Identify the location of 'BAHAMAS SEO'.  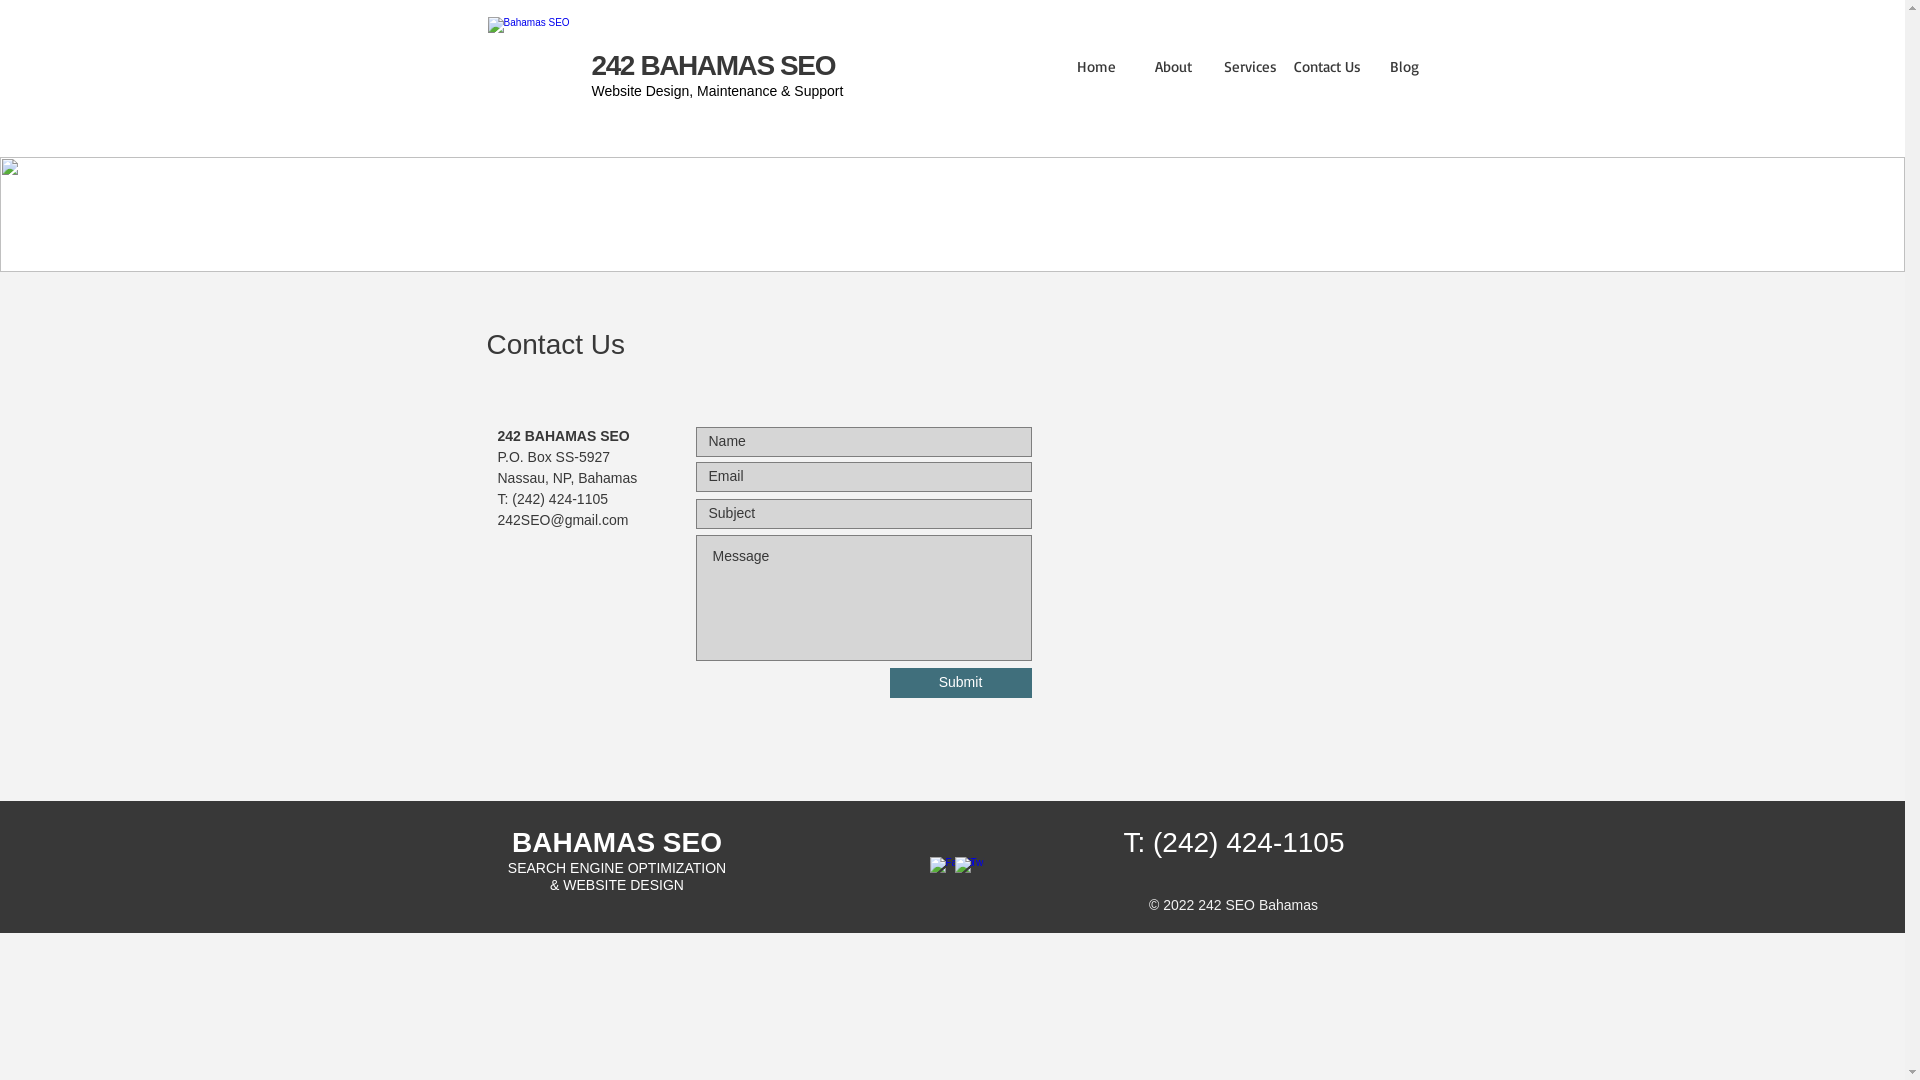
(512, 842).